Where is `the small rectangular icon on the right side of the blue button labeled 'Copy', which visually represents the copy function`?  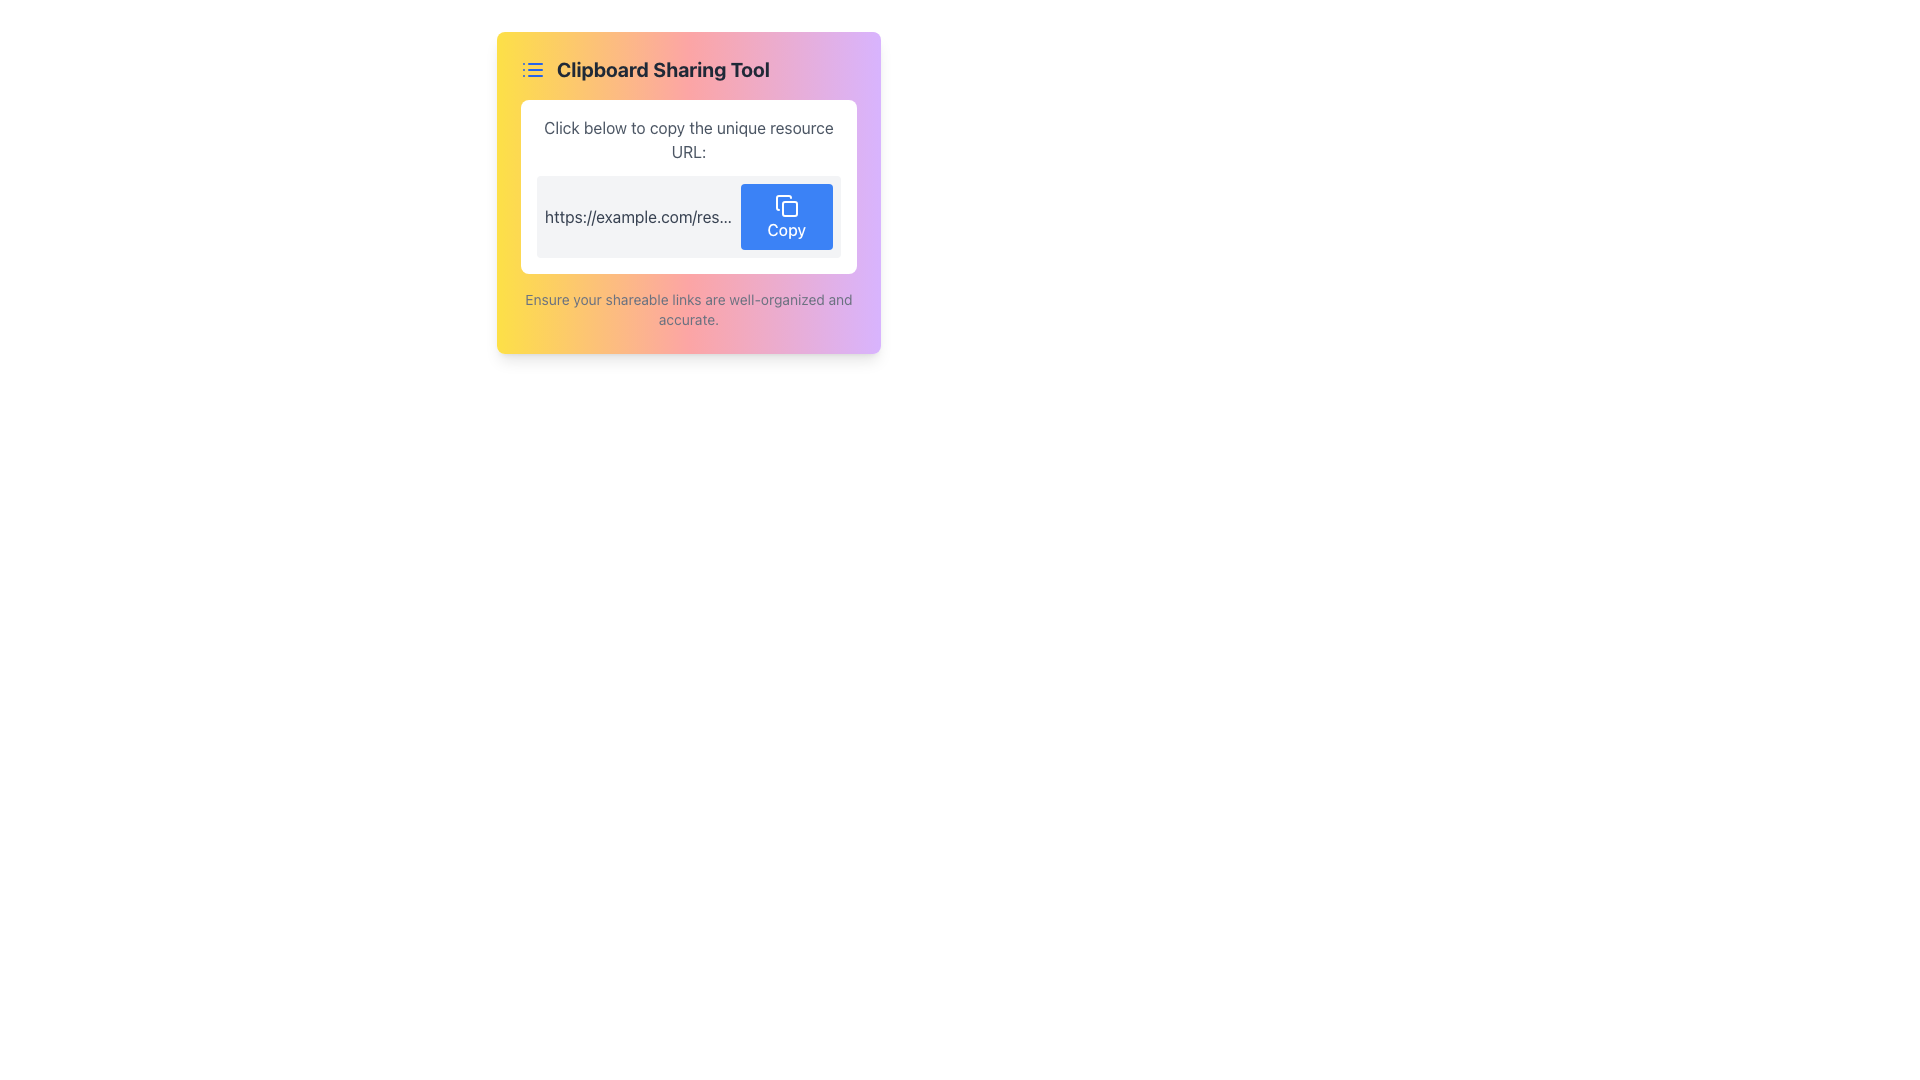 the small rectangular icon on the right side of the blue button labeled 'Copy', which visually represents the copy function is located at coordinates (785, 205).